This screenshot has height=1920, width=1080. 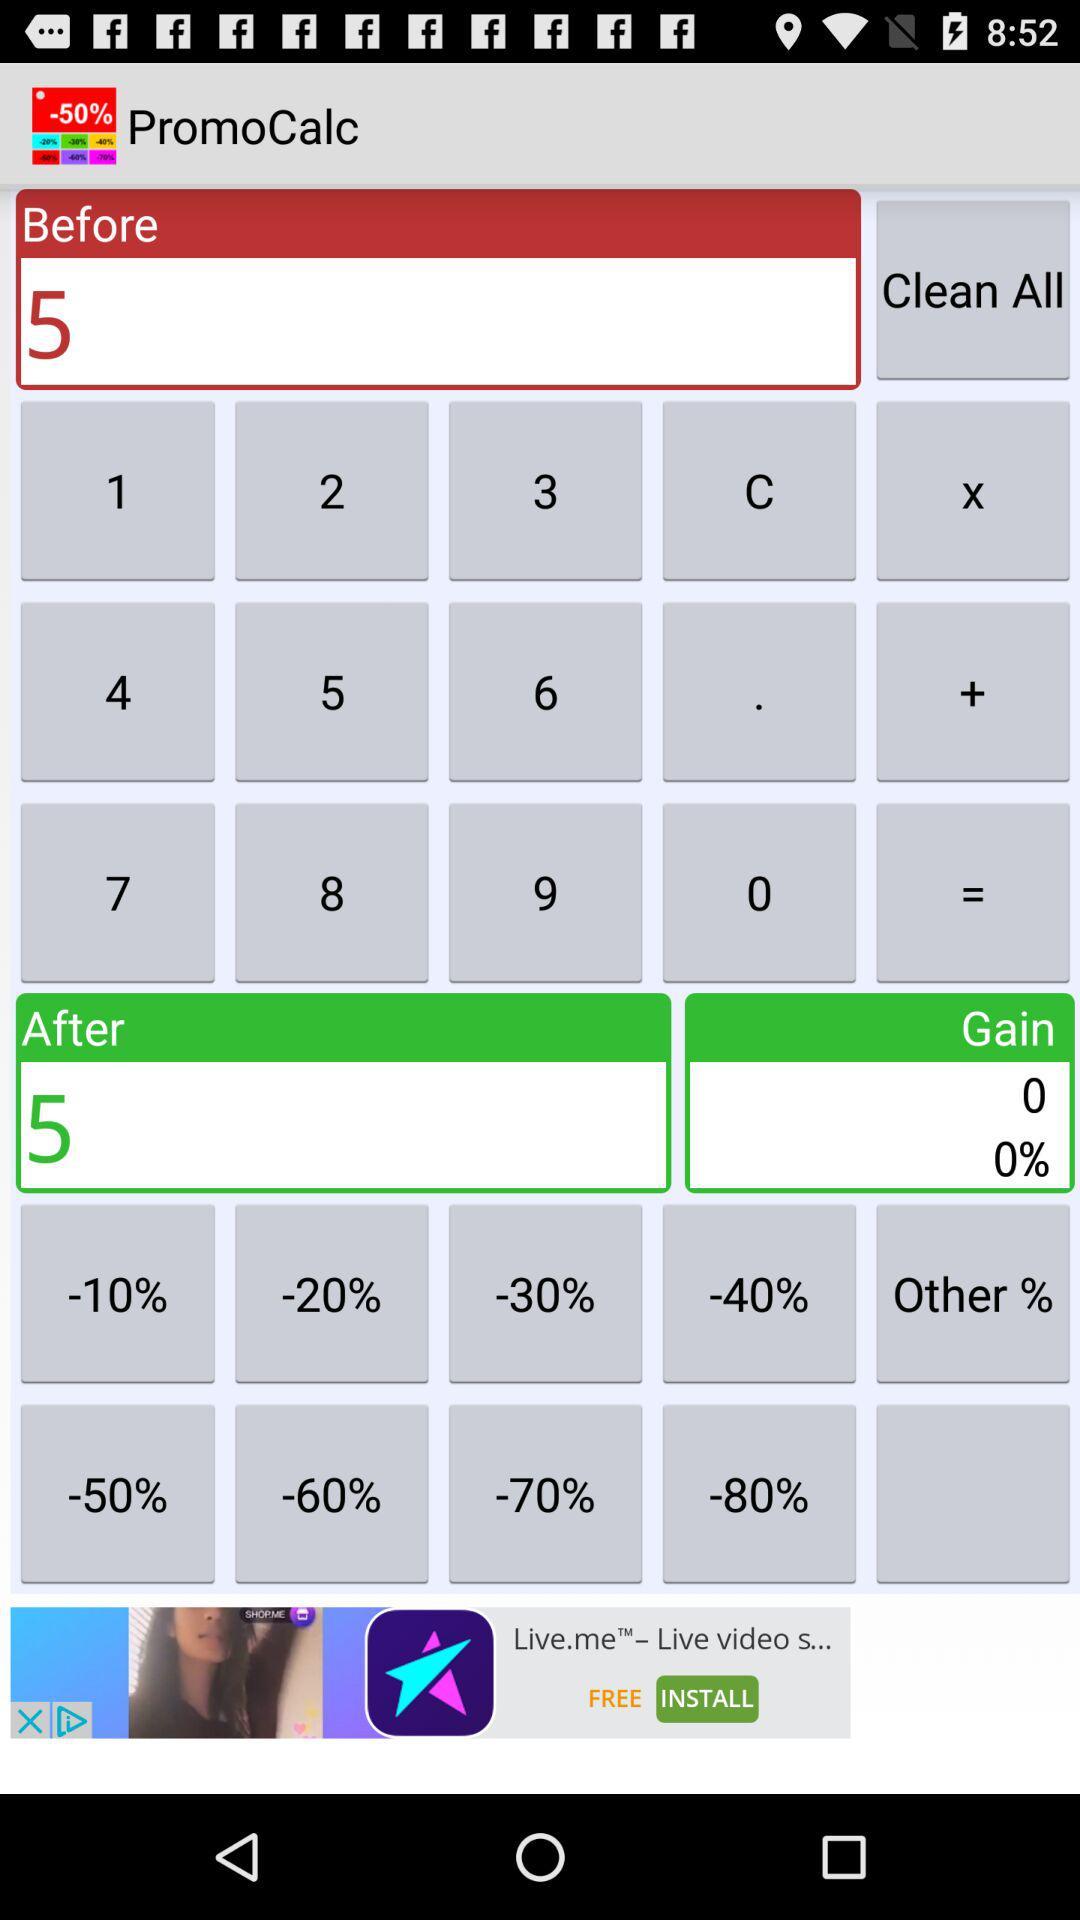 What do you see at coordinates (759, 1293) in the screenshot?
I see `40 icon` at bounding box center [759, 1293].